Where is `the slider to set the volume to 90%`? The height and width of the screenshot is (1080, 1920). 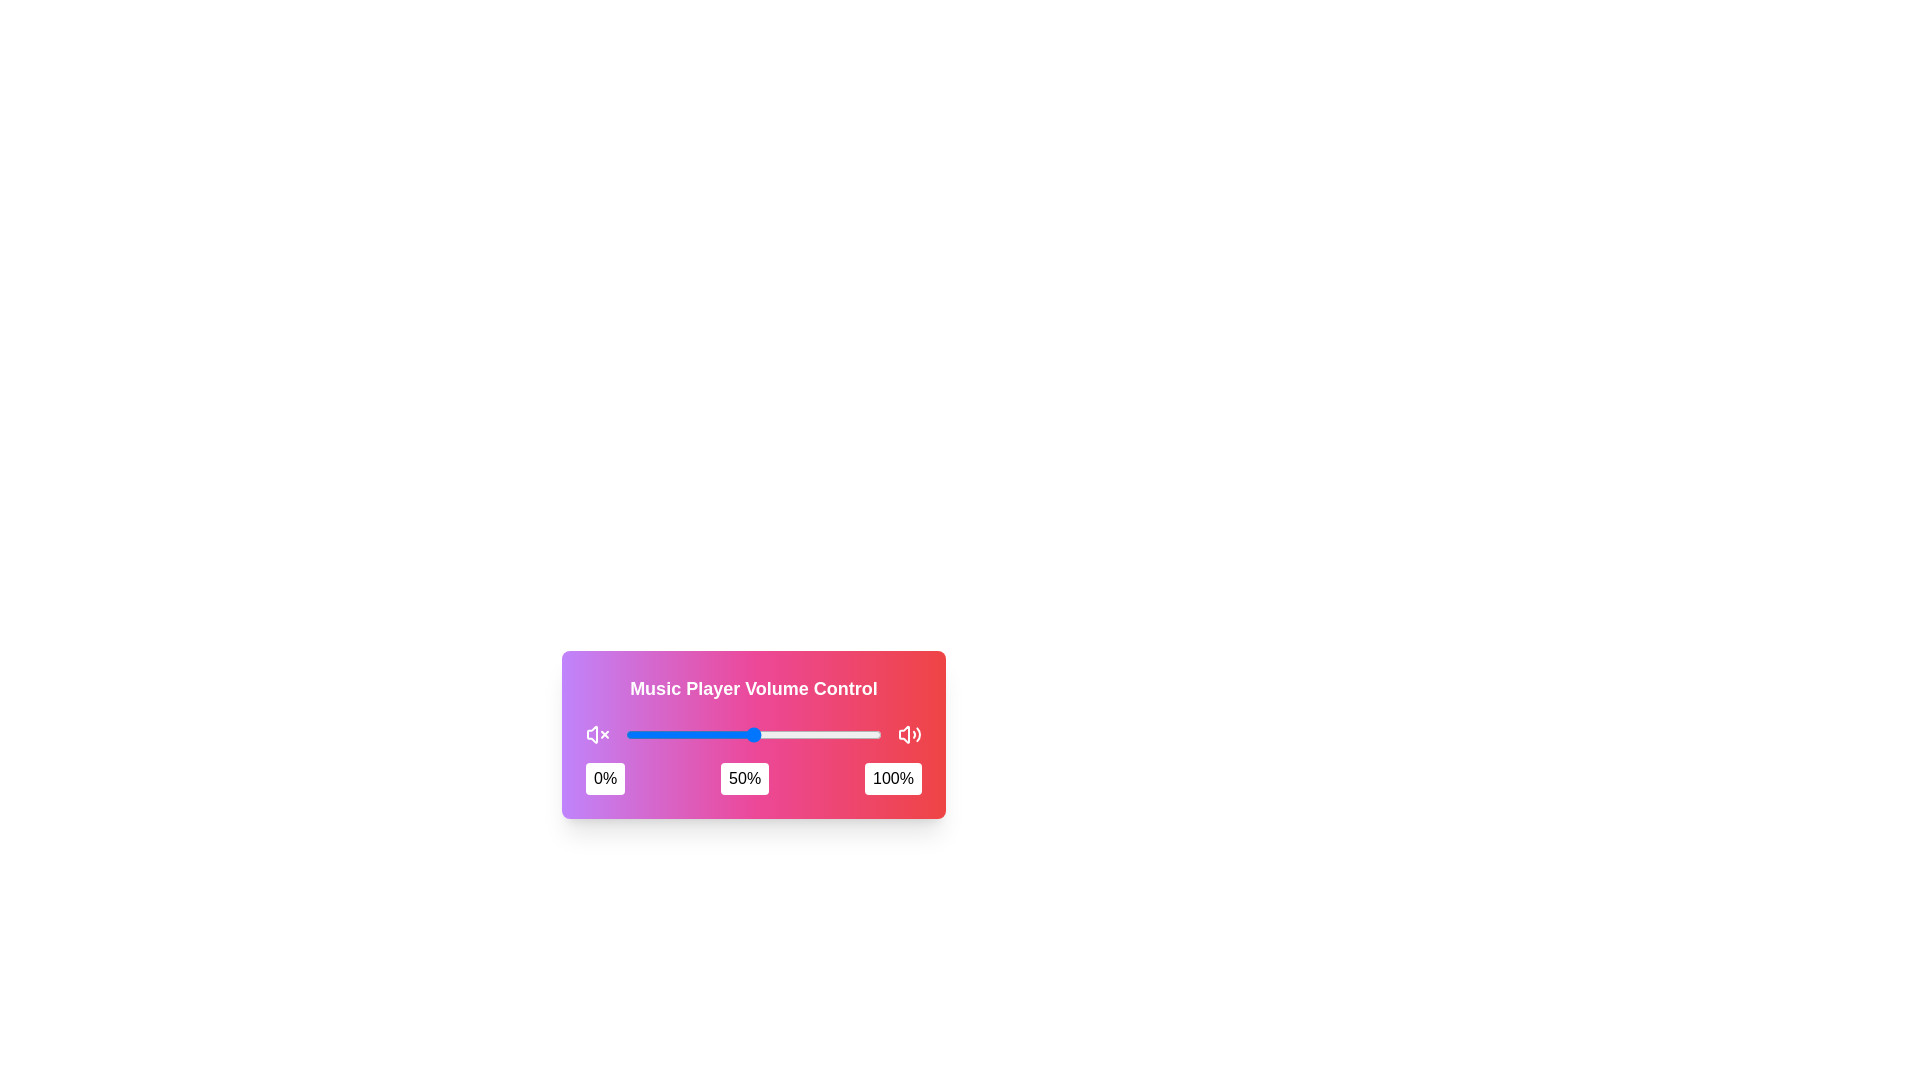
the slider to set the volume to 90% is located at coordinates (855, 735).